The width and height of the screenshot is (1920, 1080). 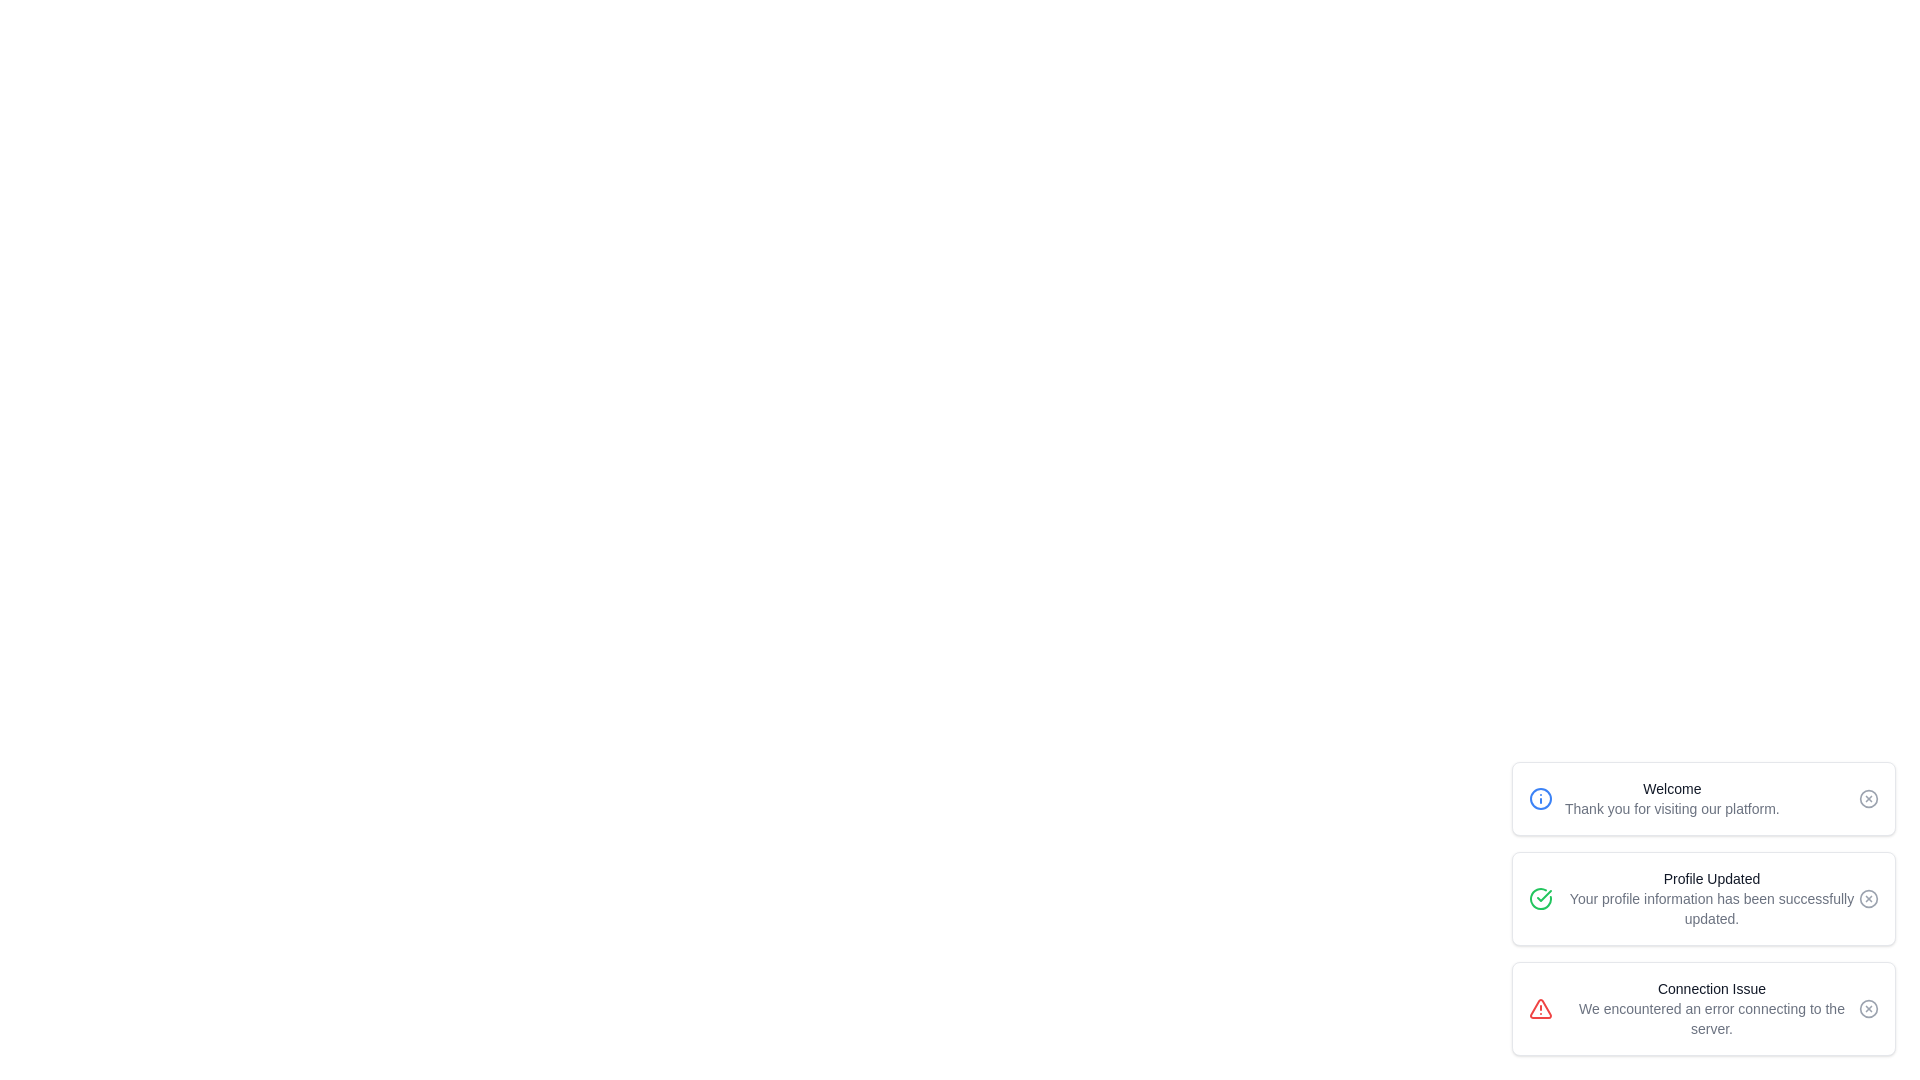 I want to click on the notification with title Welcome to observe style changes, so click(x=1703, y=797).